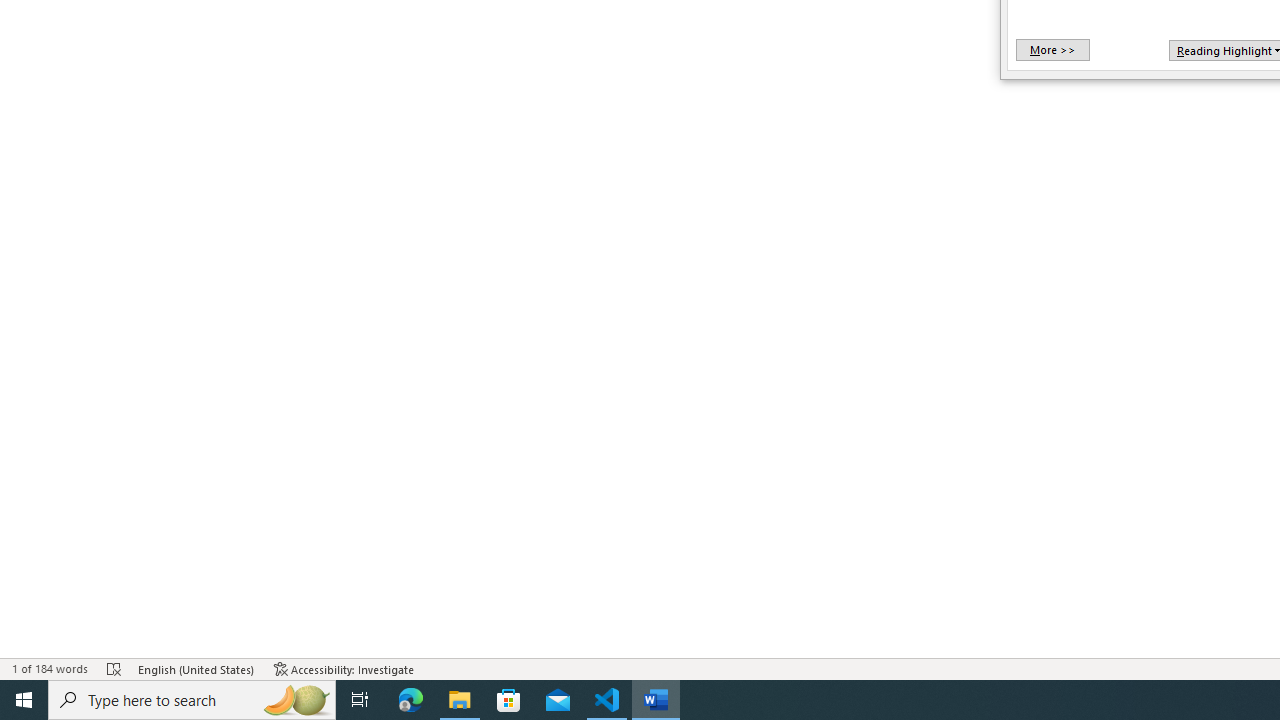 The width and height of the screenshot is (1280, 720). What do you see at coordinates (459, 698) in the screenshot?
I see `'File Explorer - 1 running window'` at bounding box center [459, 698].